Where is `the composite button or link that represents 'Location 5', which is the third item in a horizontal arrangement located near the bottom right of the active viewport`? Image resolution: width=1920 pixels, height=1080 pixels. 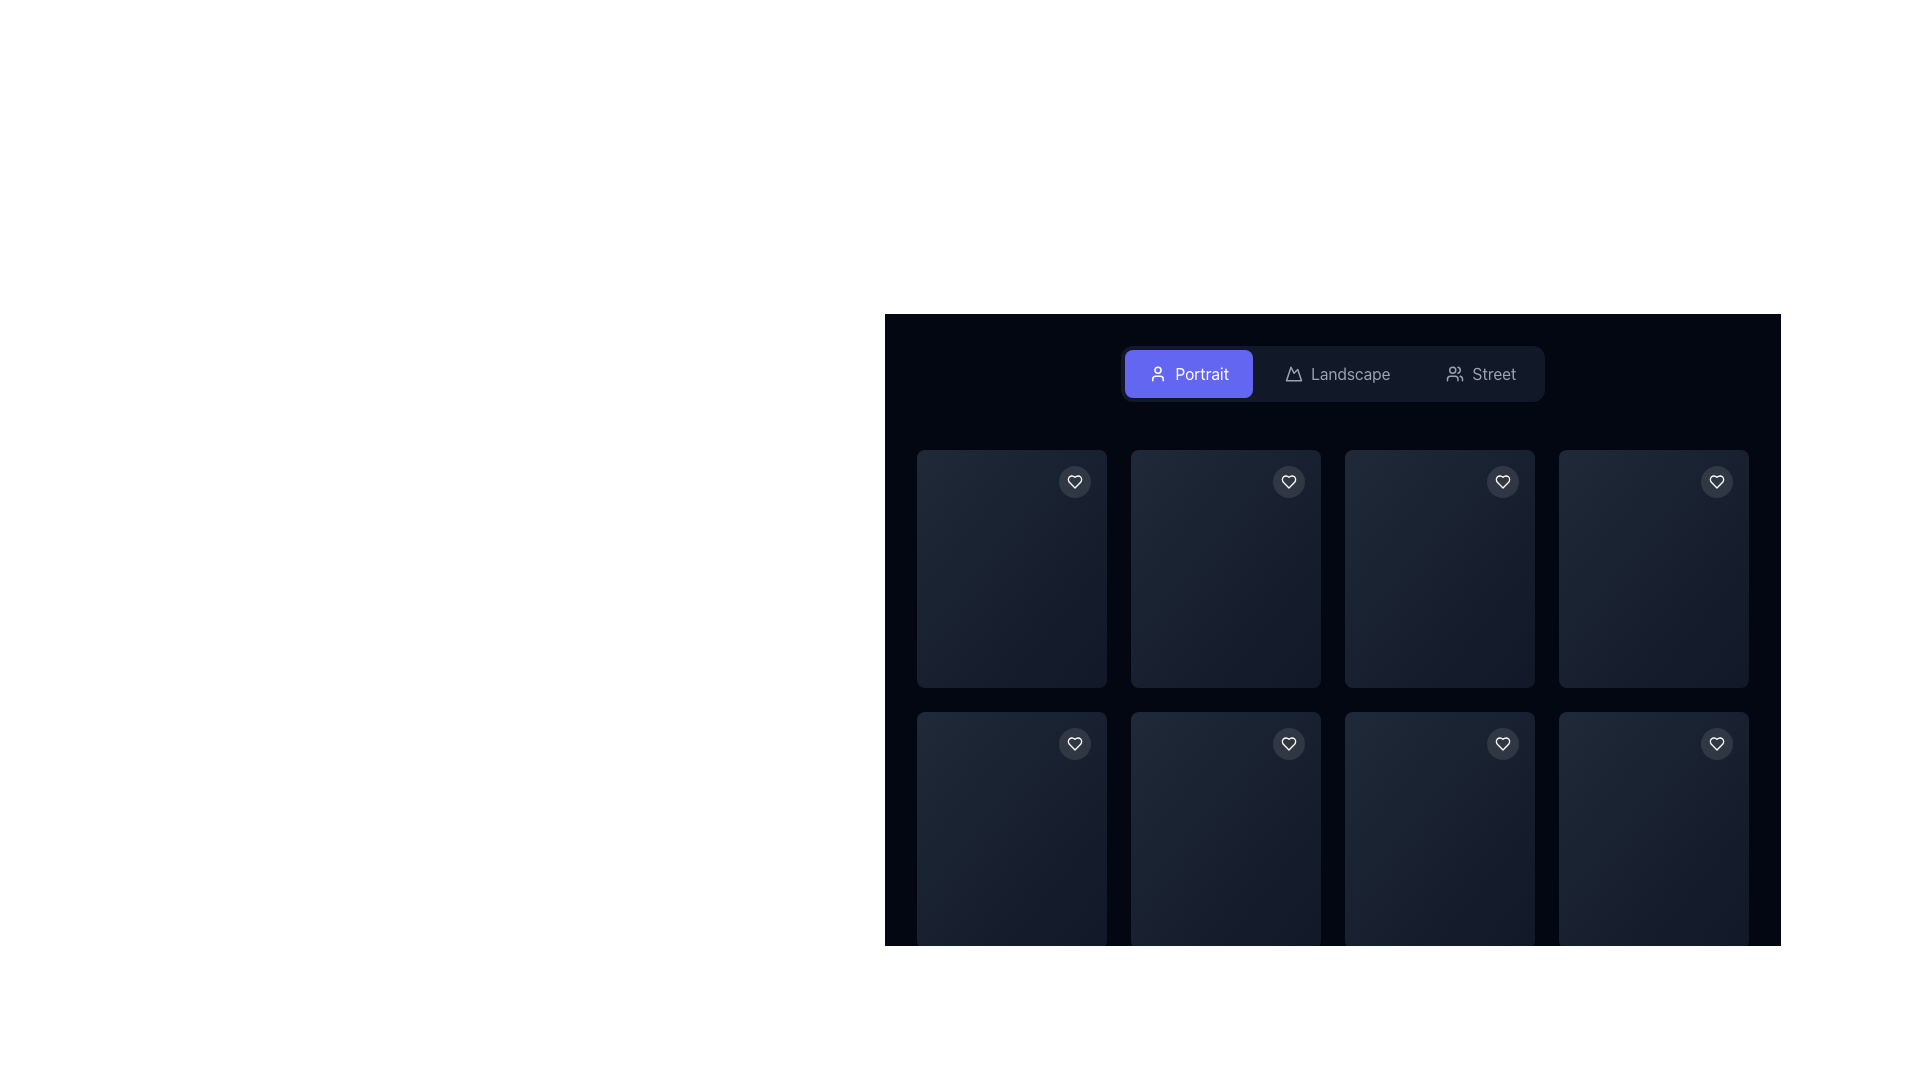
the composite button or link that represents 'Location 5', which is the third item in a horizontal arrangement located near the bottom right of the active viewport is located at coordinates (1072, 921).